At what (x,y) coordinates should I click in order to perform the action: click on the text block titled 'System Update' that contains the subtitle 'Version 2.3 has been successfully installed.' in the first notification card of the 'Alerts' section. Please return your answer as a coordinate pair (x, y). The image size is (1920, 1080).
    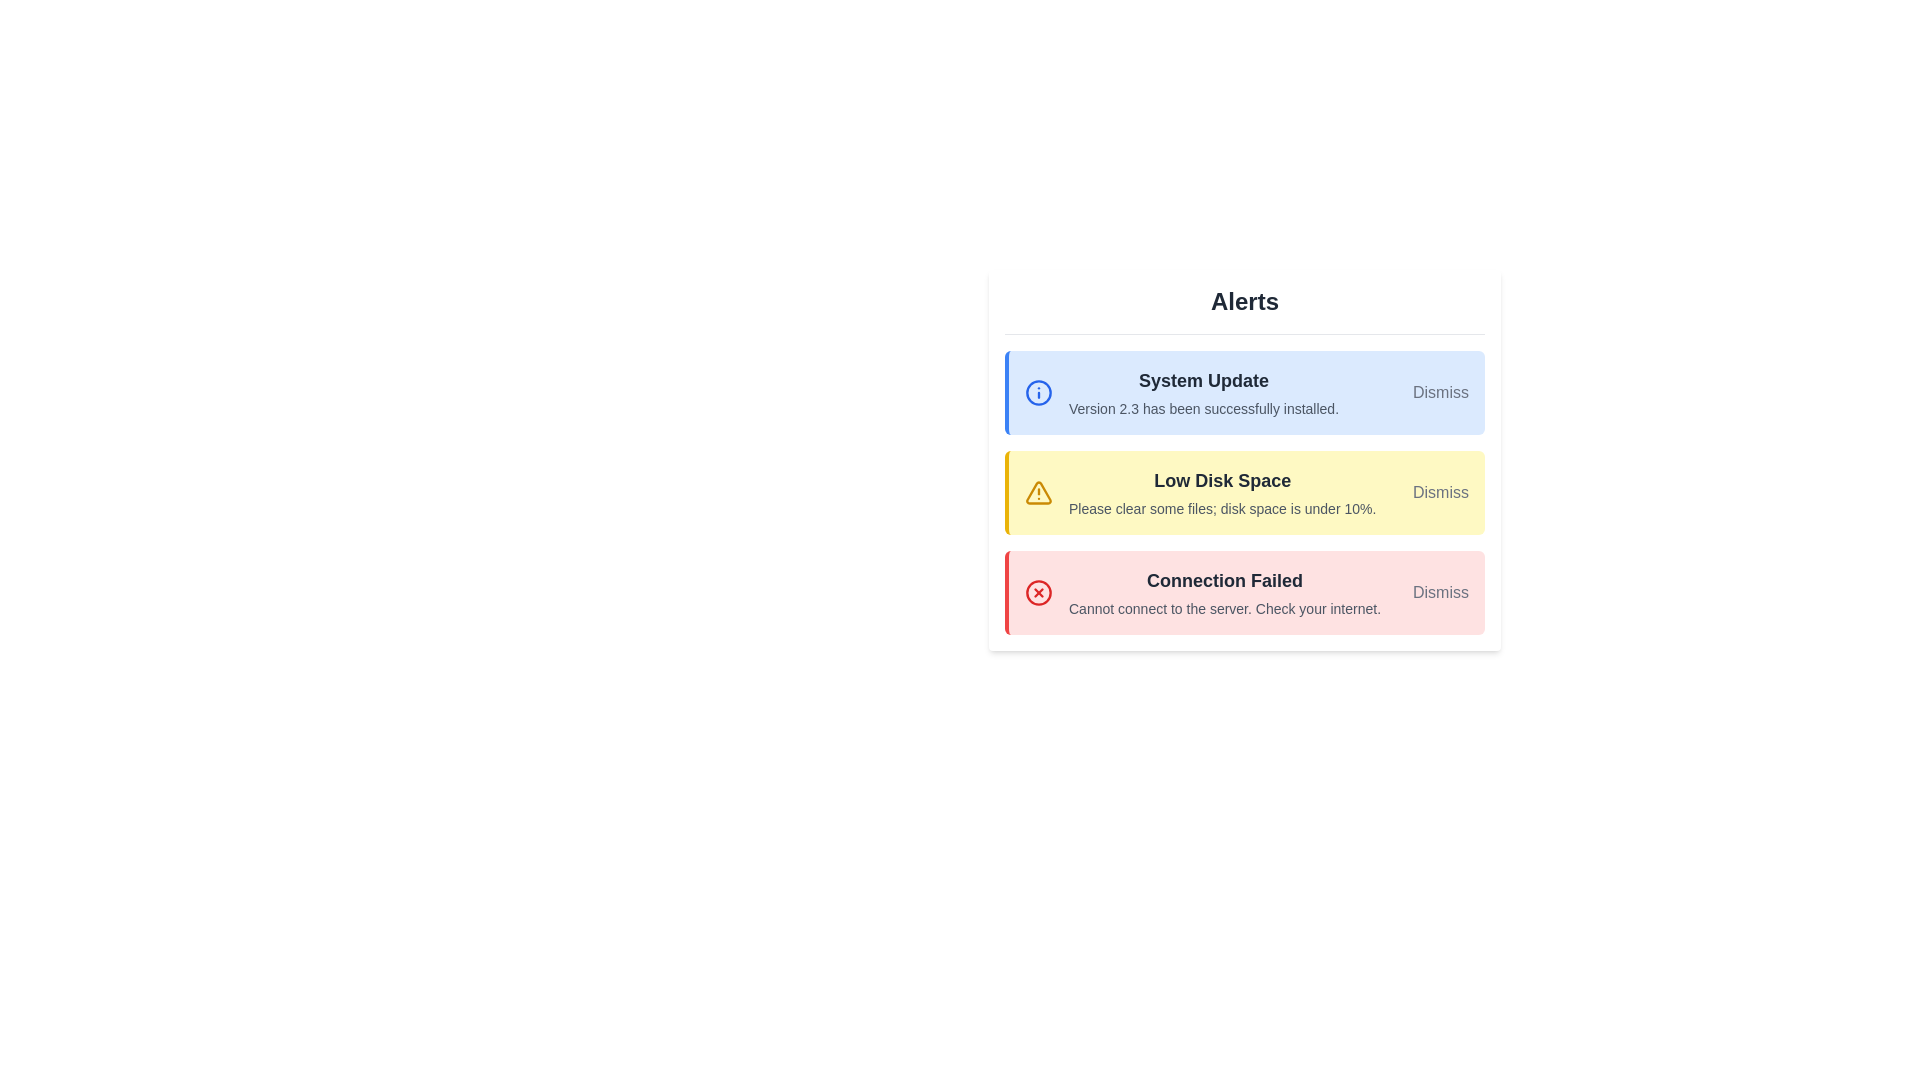
    Looking at the image, I should click on (1203, 393).